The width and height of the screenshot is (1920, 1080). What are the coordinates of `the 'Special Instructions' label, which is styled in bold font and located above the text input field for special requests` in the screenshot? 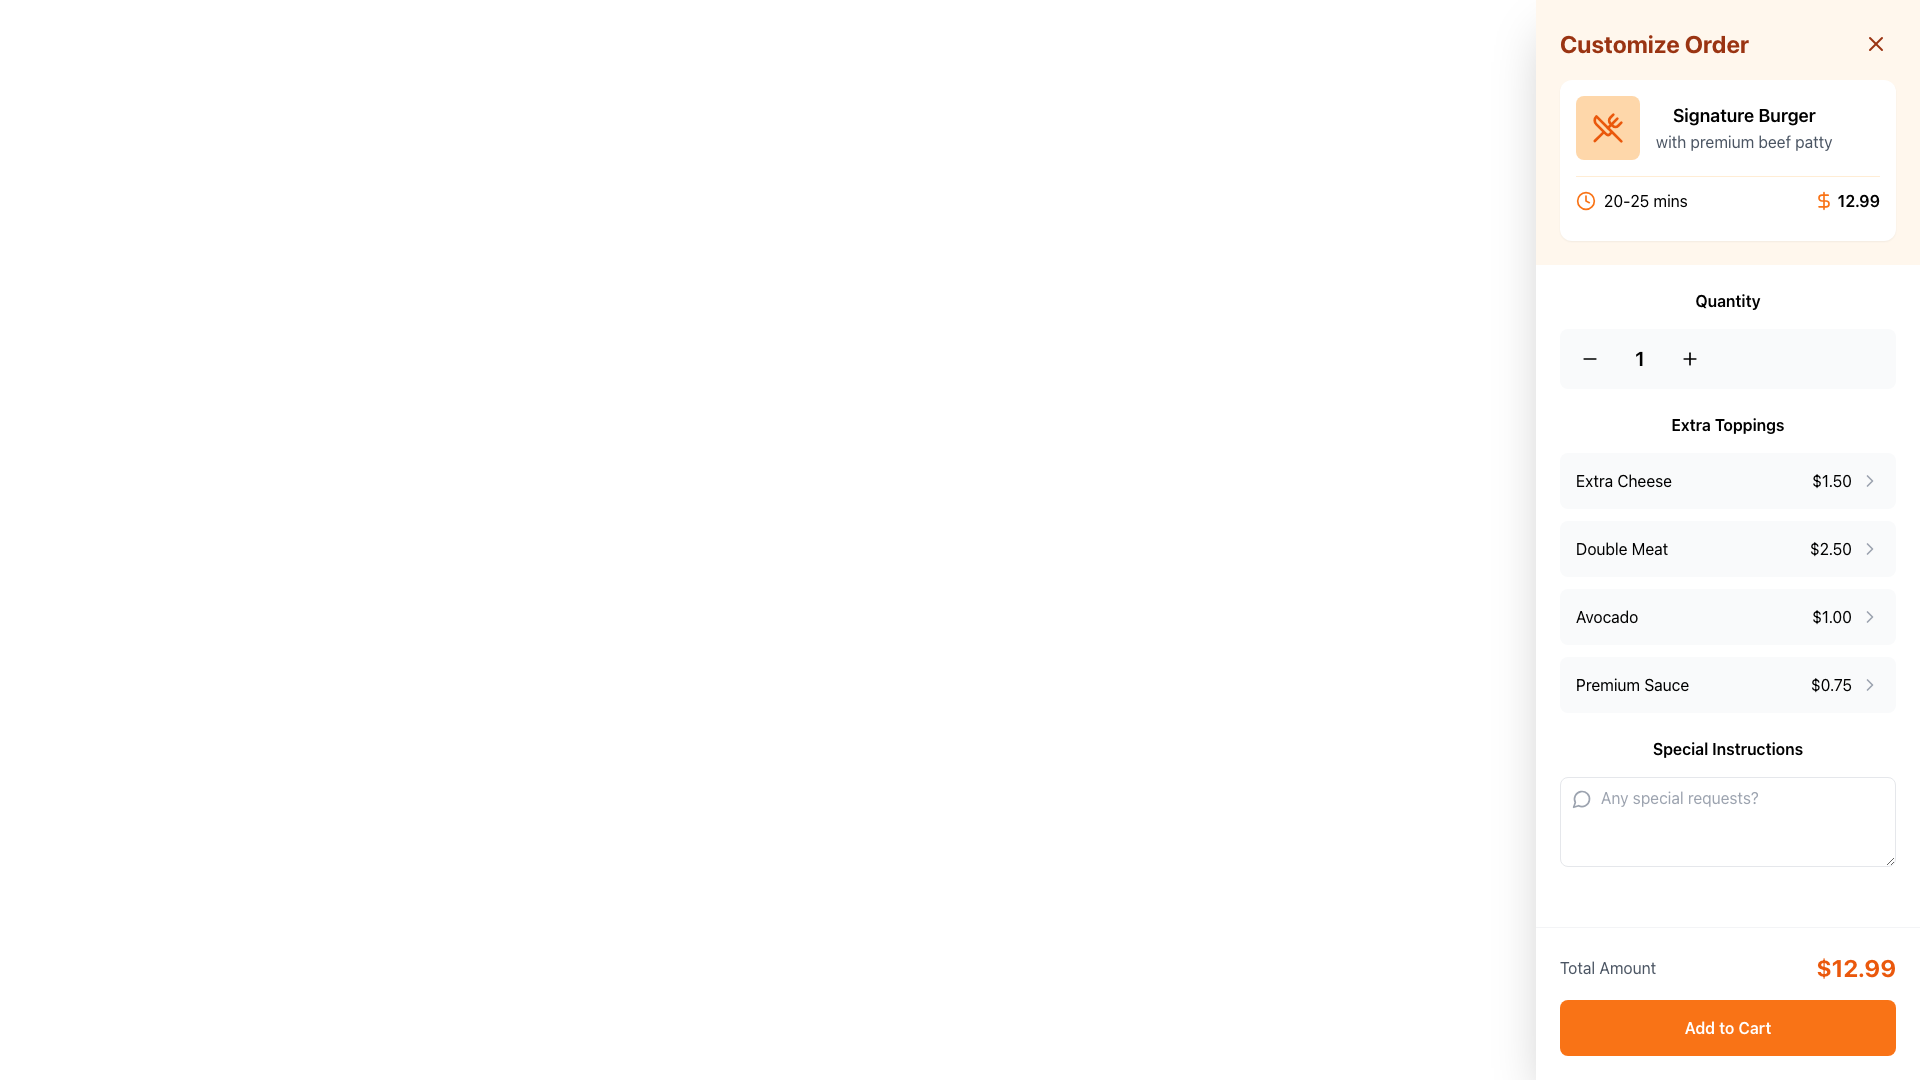 It's located at (1727, 748).